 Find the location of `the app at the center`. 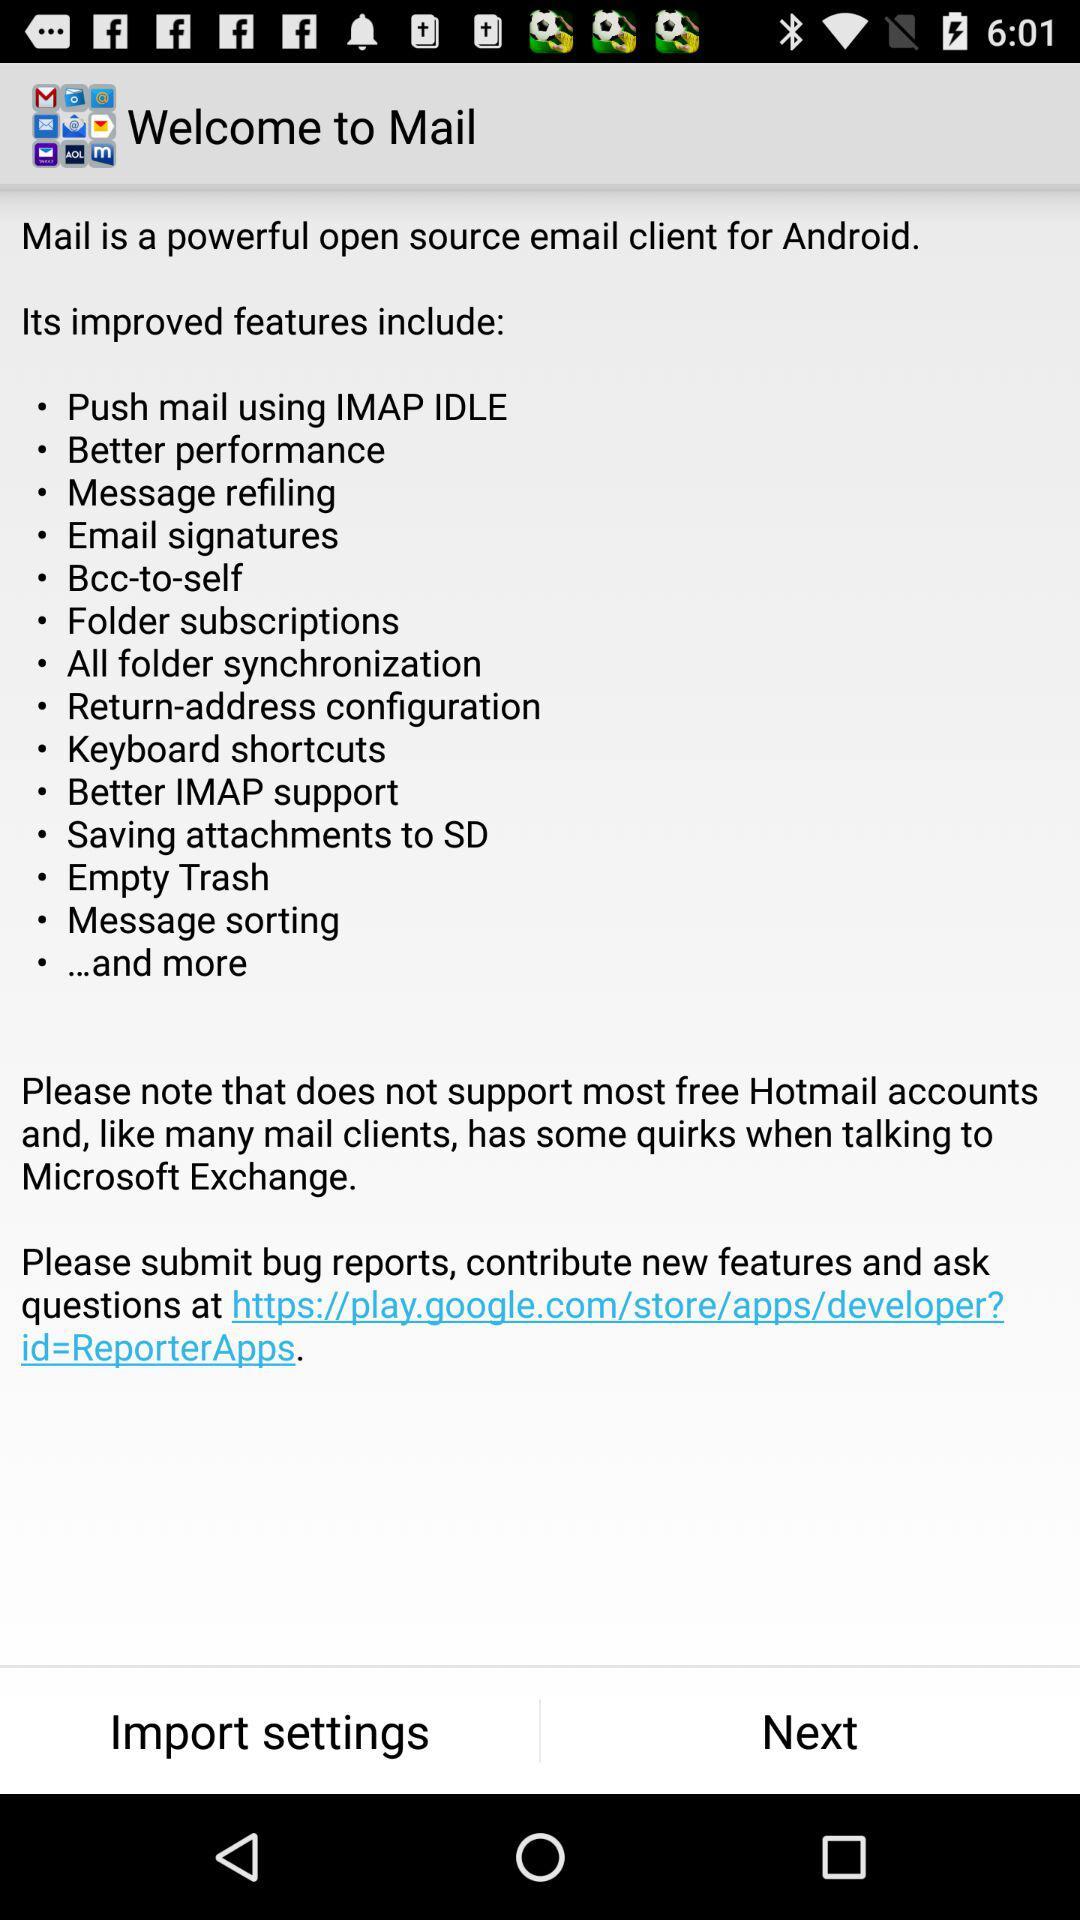

the app at the center is located at coordinates (540, 833).